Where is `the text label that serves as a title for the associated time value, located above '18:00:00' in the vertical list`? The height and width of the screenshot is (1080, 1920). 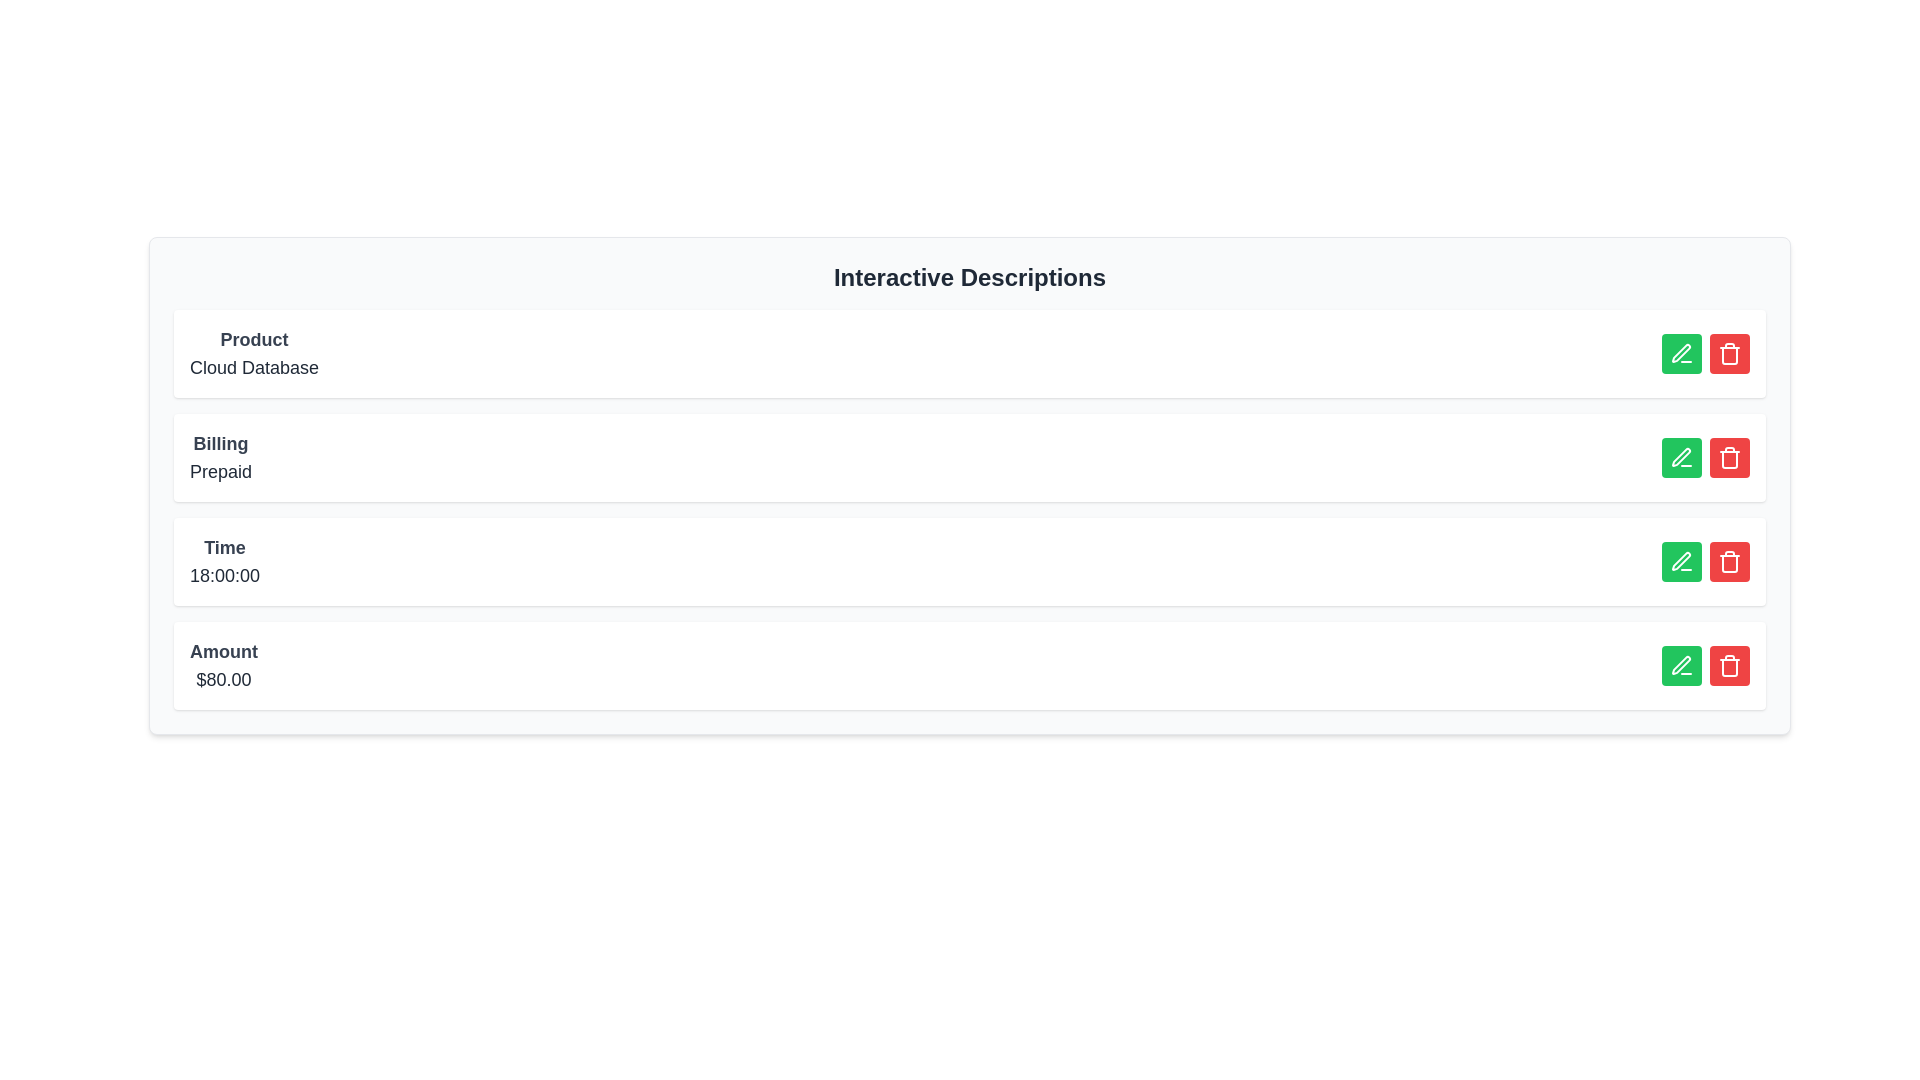
the text label that serves as a title for the associated time value, located above '18:00:00' in the vertical list is located at coordinates (225, 547).